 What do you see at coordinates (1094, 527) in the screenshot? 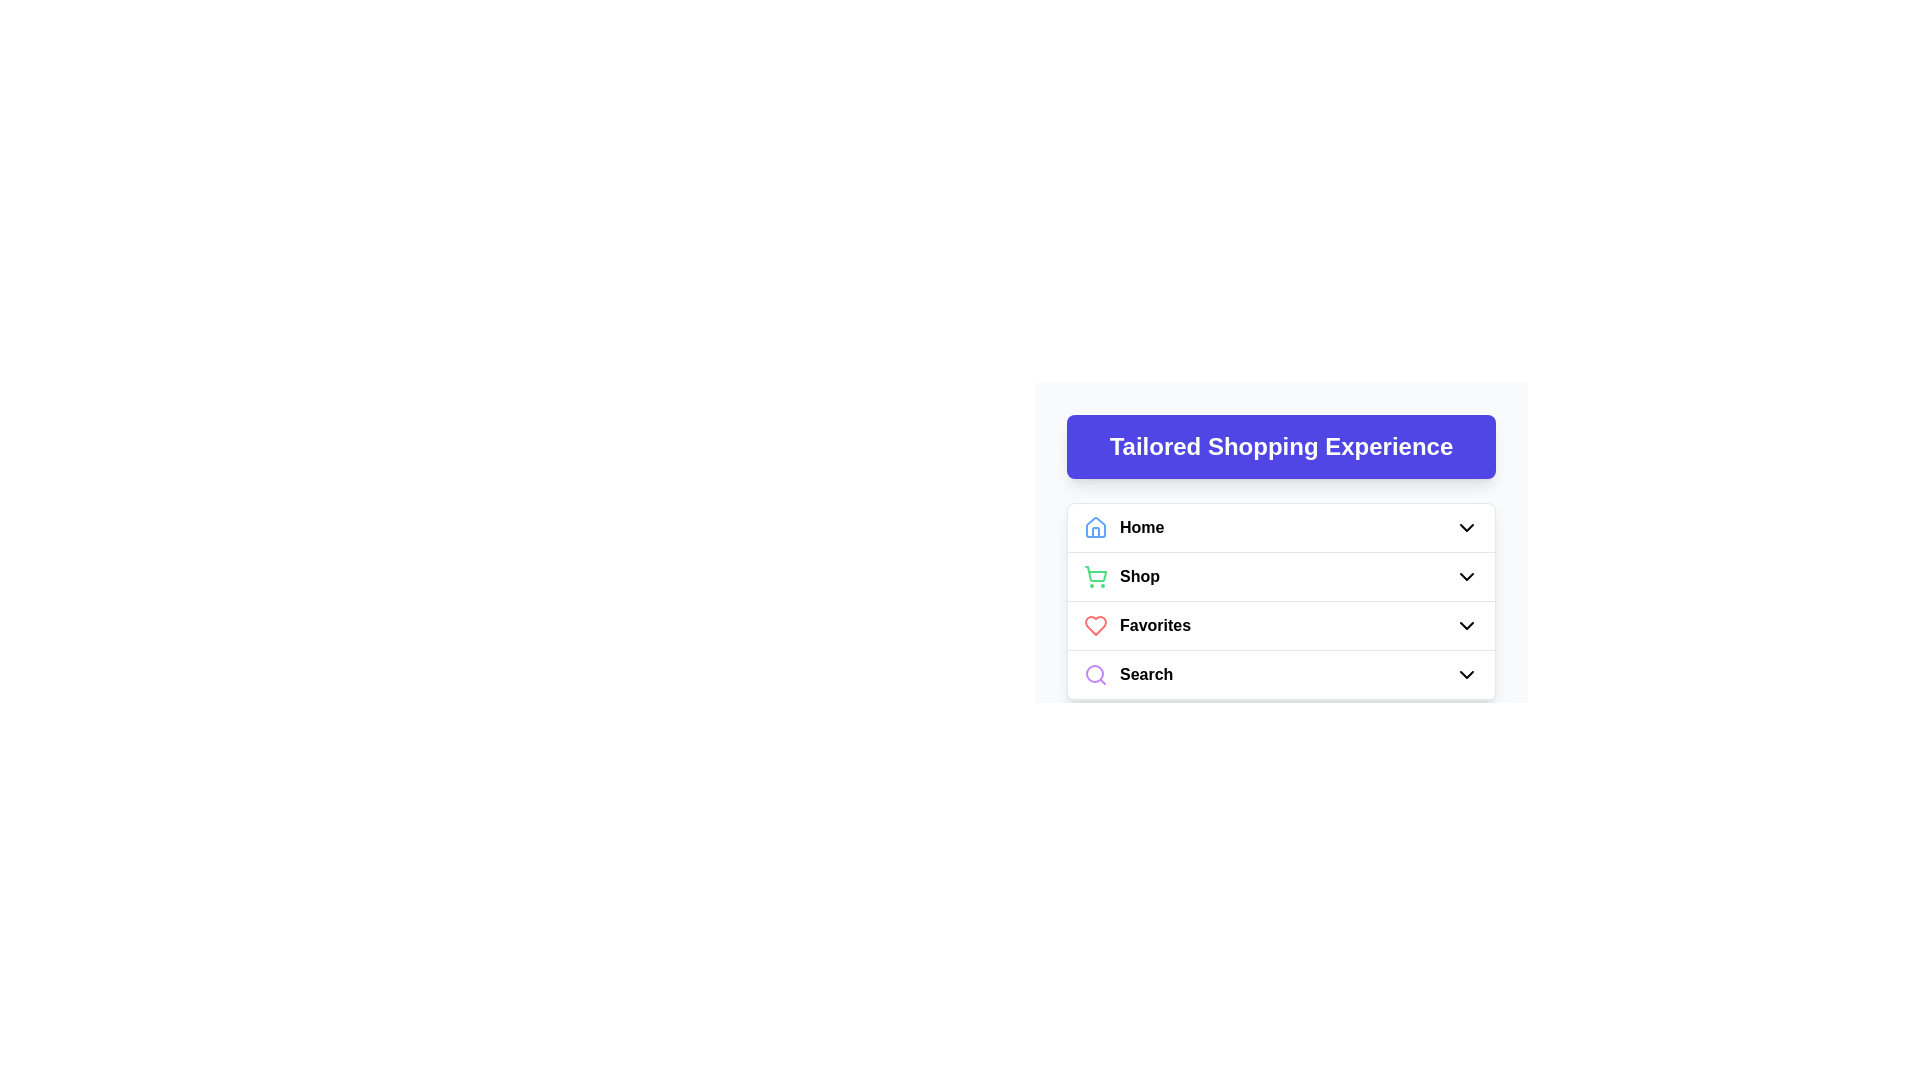
I see `the house-shaped icon with a blue outline located to the left of the text 'Home' in the top-left corner of the vertical list menu` at bounding box center [1094, 527].